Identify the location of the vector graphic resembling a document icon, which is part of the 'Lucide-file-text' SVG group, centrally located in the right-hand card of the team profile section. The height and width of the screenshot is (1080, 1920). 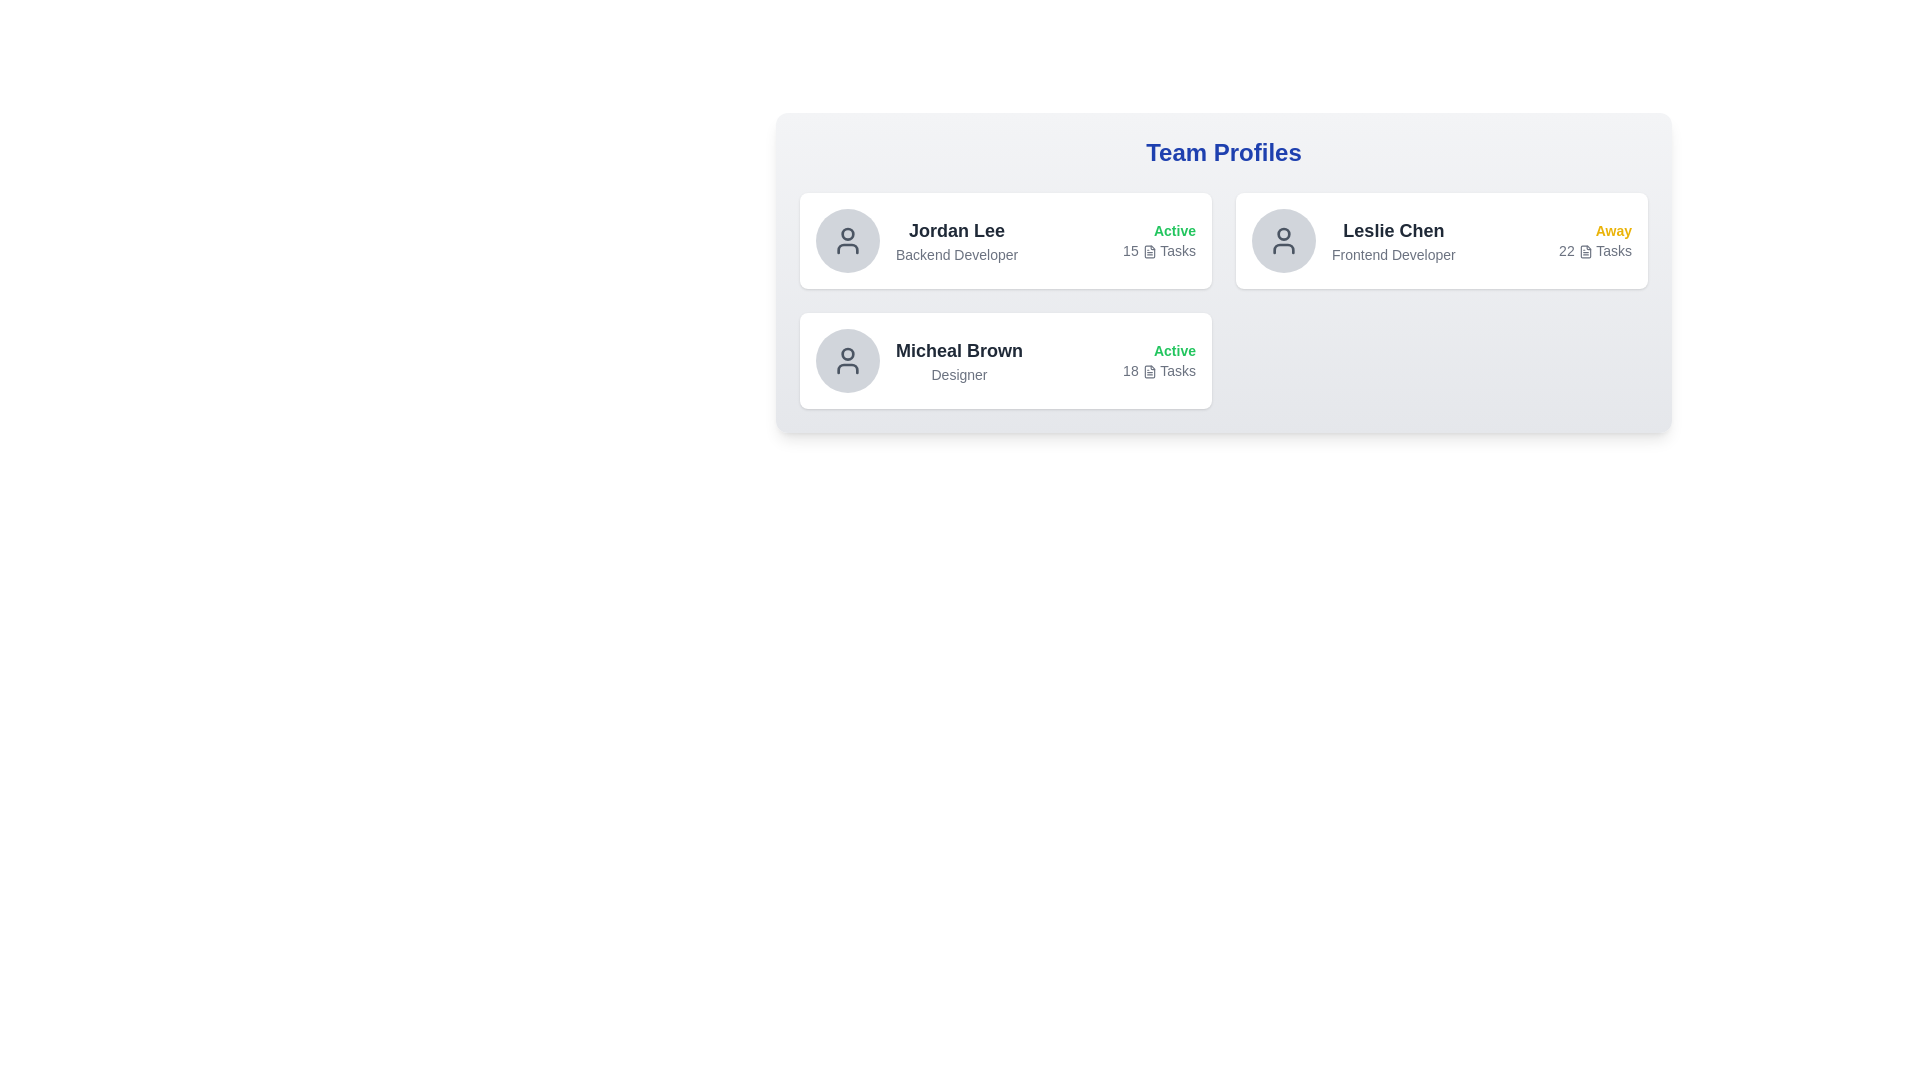
(1584, 251).